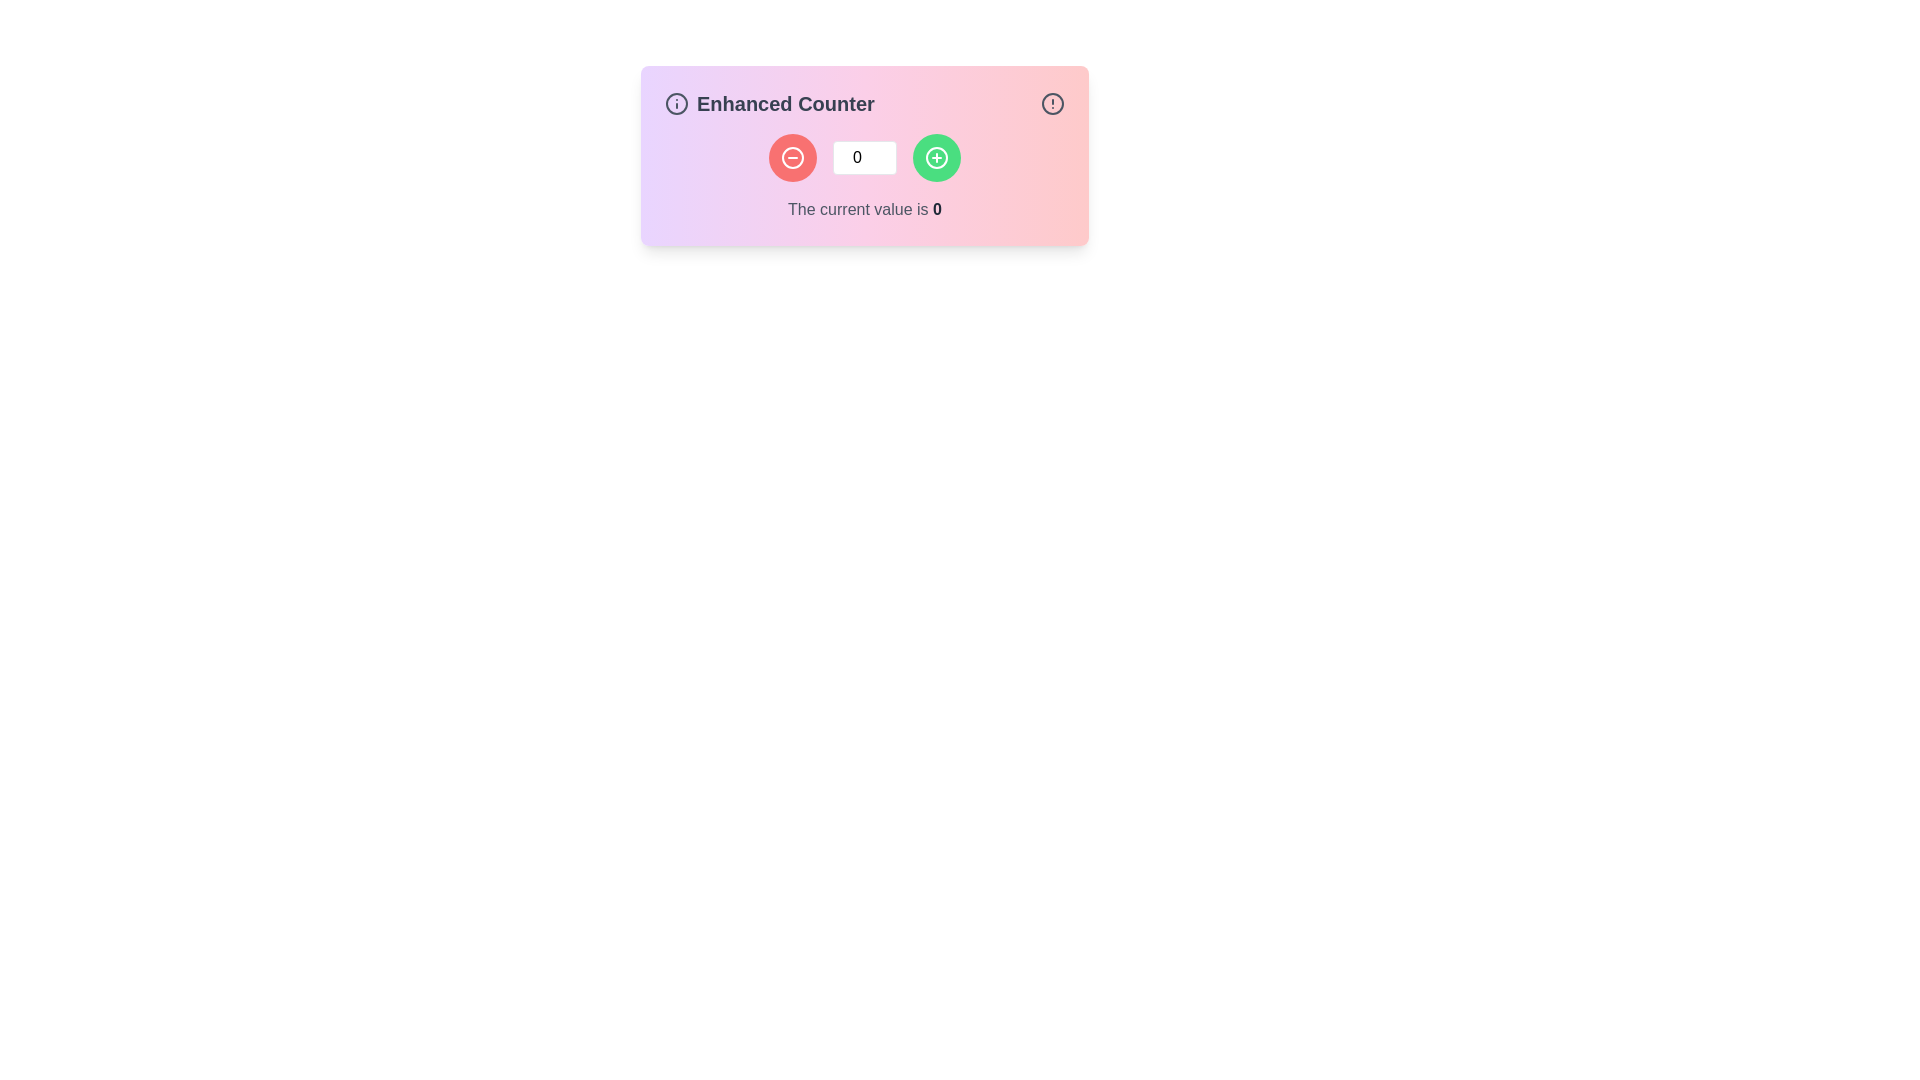 The width and height of the screenshot is (1920, 1080). I want to click on text label located near the top left of the panel, following the info icon, which serves as a title for the section providing context to the user, so click(768, 104).